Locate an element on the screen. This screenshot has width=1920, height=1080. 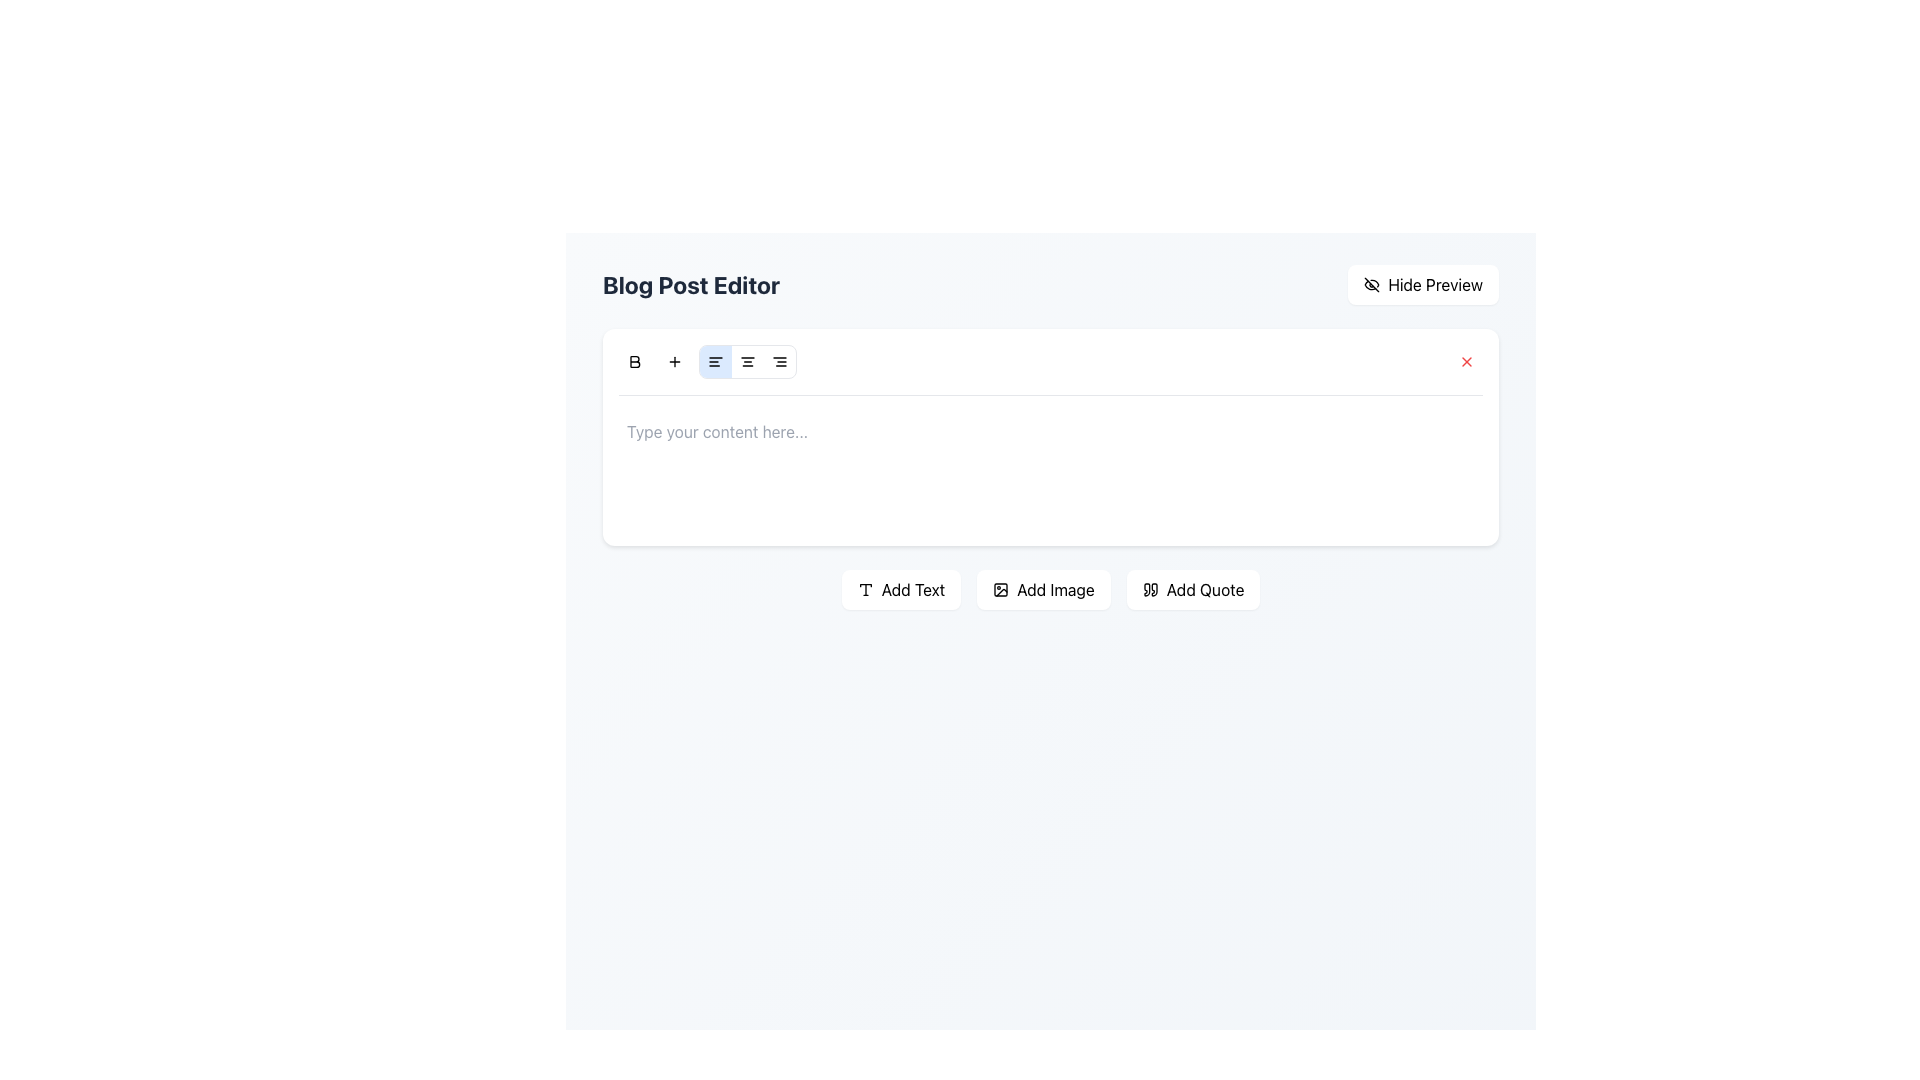
the rounded rectangle SVG element, which is part of an SVG icon and measures 18x18 pixels with rounded corners is located at coordinates (1001, 589).